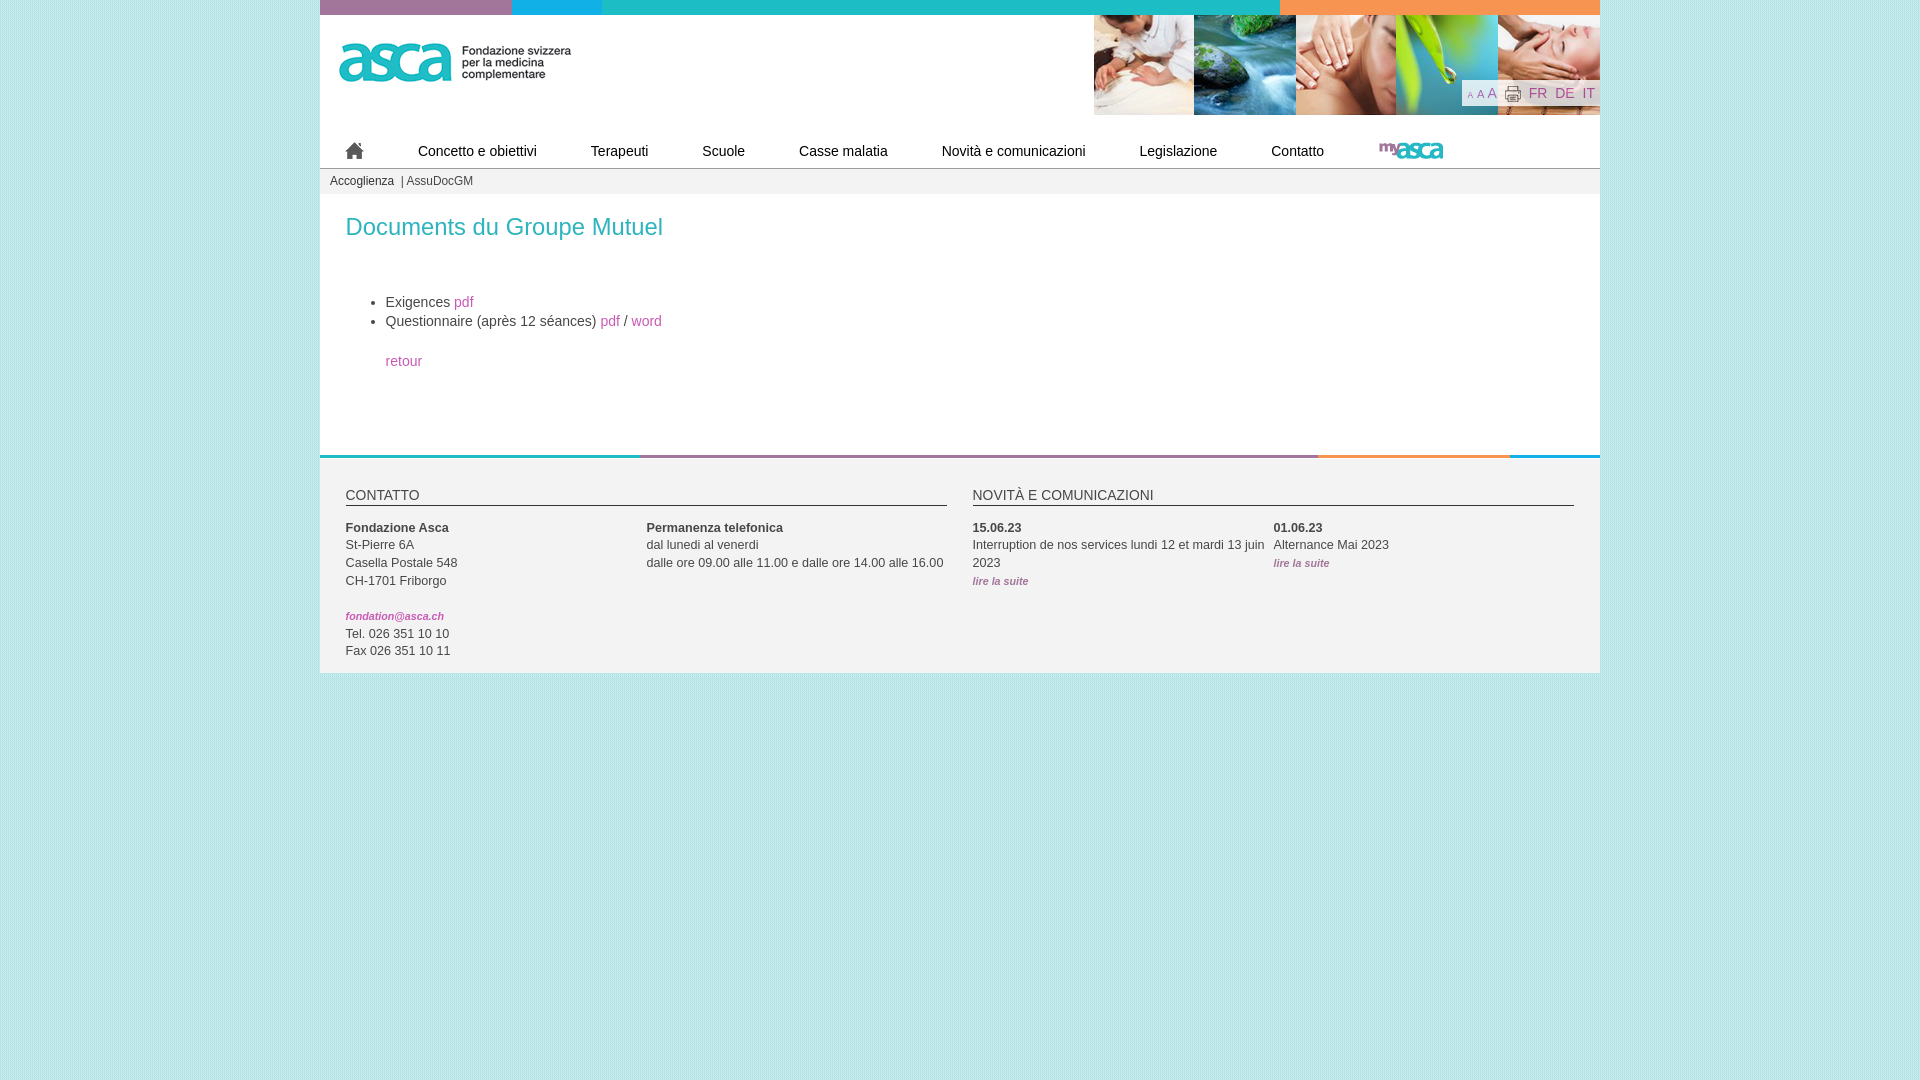 The image size is (1920, 1080). Describe the element at coordinates (647, 319) in the screenshot. I see `'word'` at that location.